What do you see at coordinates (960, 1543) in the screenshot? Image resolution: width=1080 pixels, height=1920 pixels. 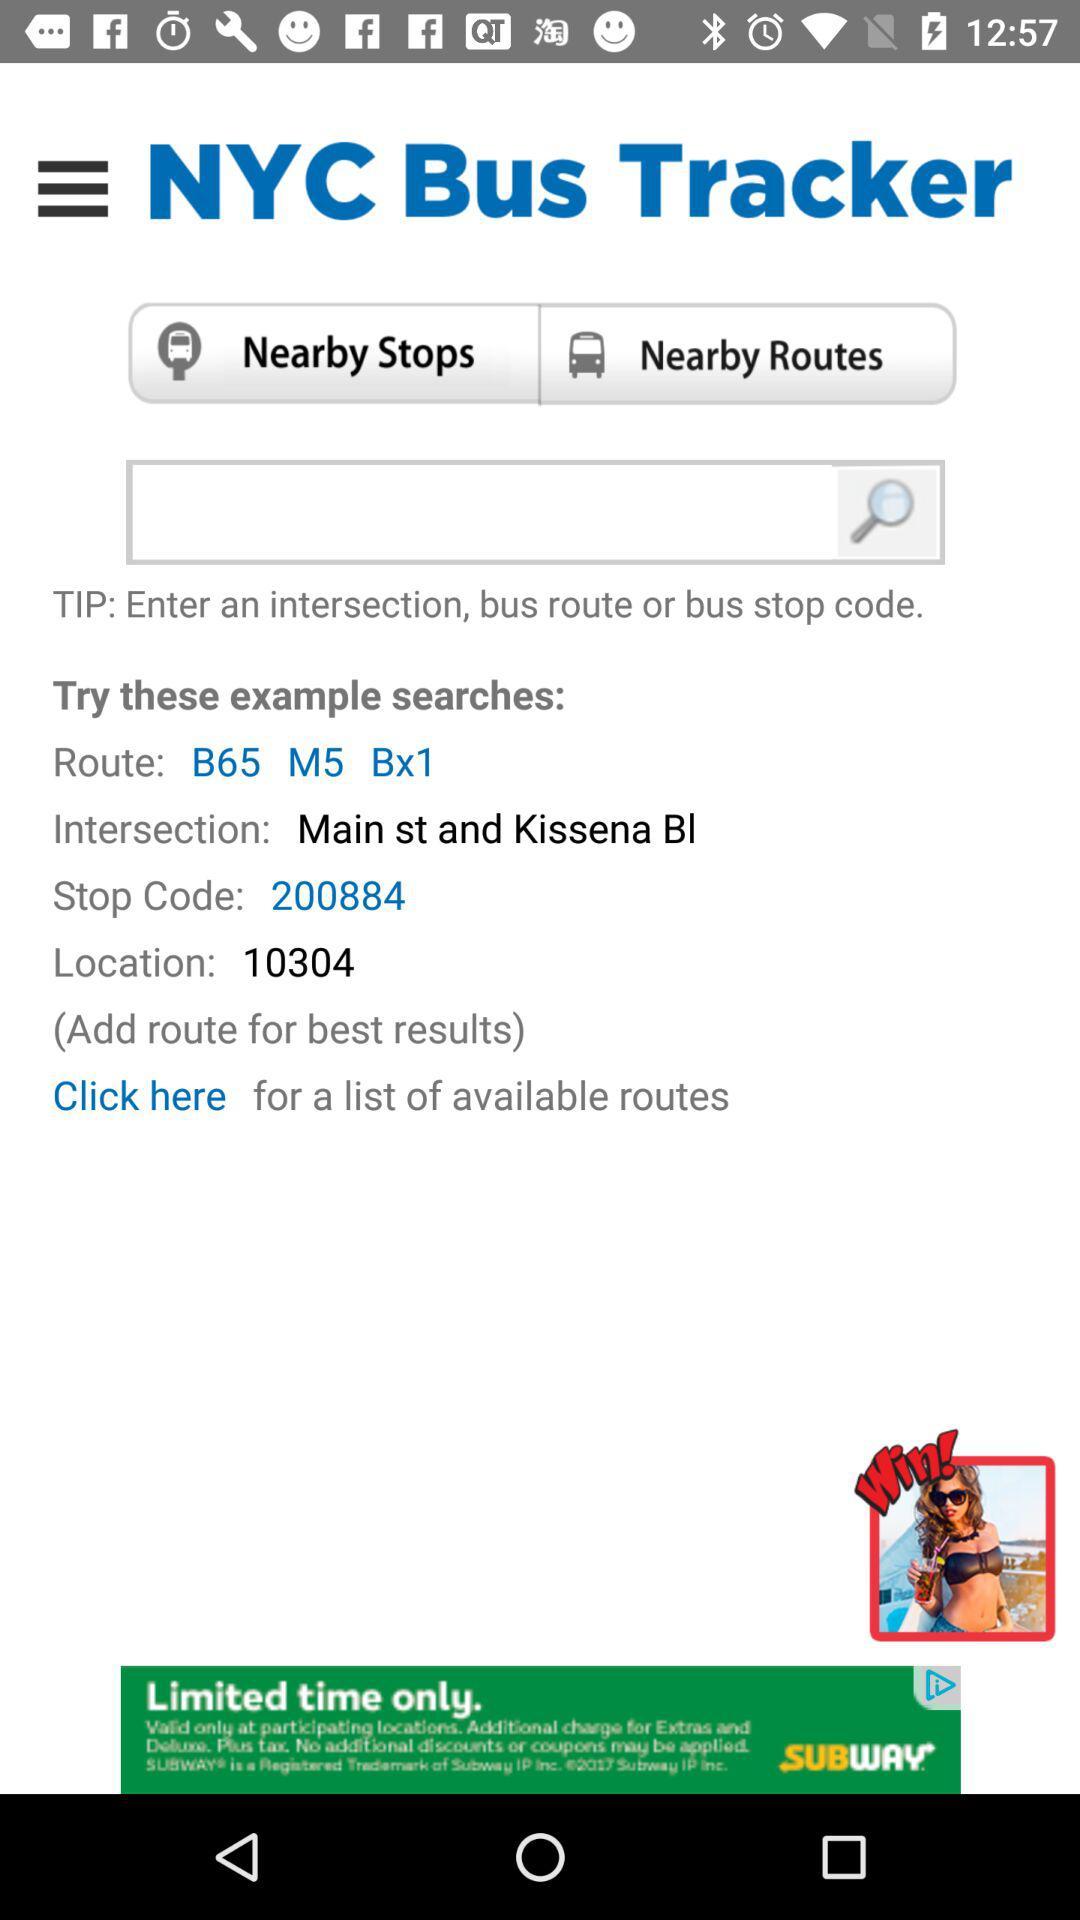 I see `another site` at bounding box center [960, 1543].